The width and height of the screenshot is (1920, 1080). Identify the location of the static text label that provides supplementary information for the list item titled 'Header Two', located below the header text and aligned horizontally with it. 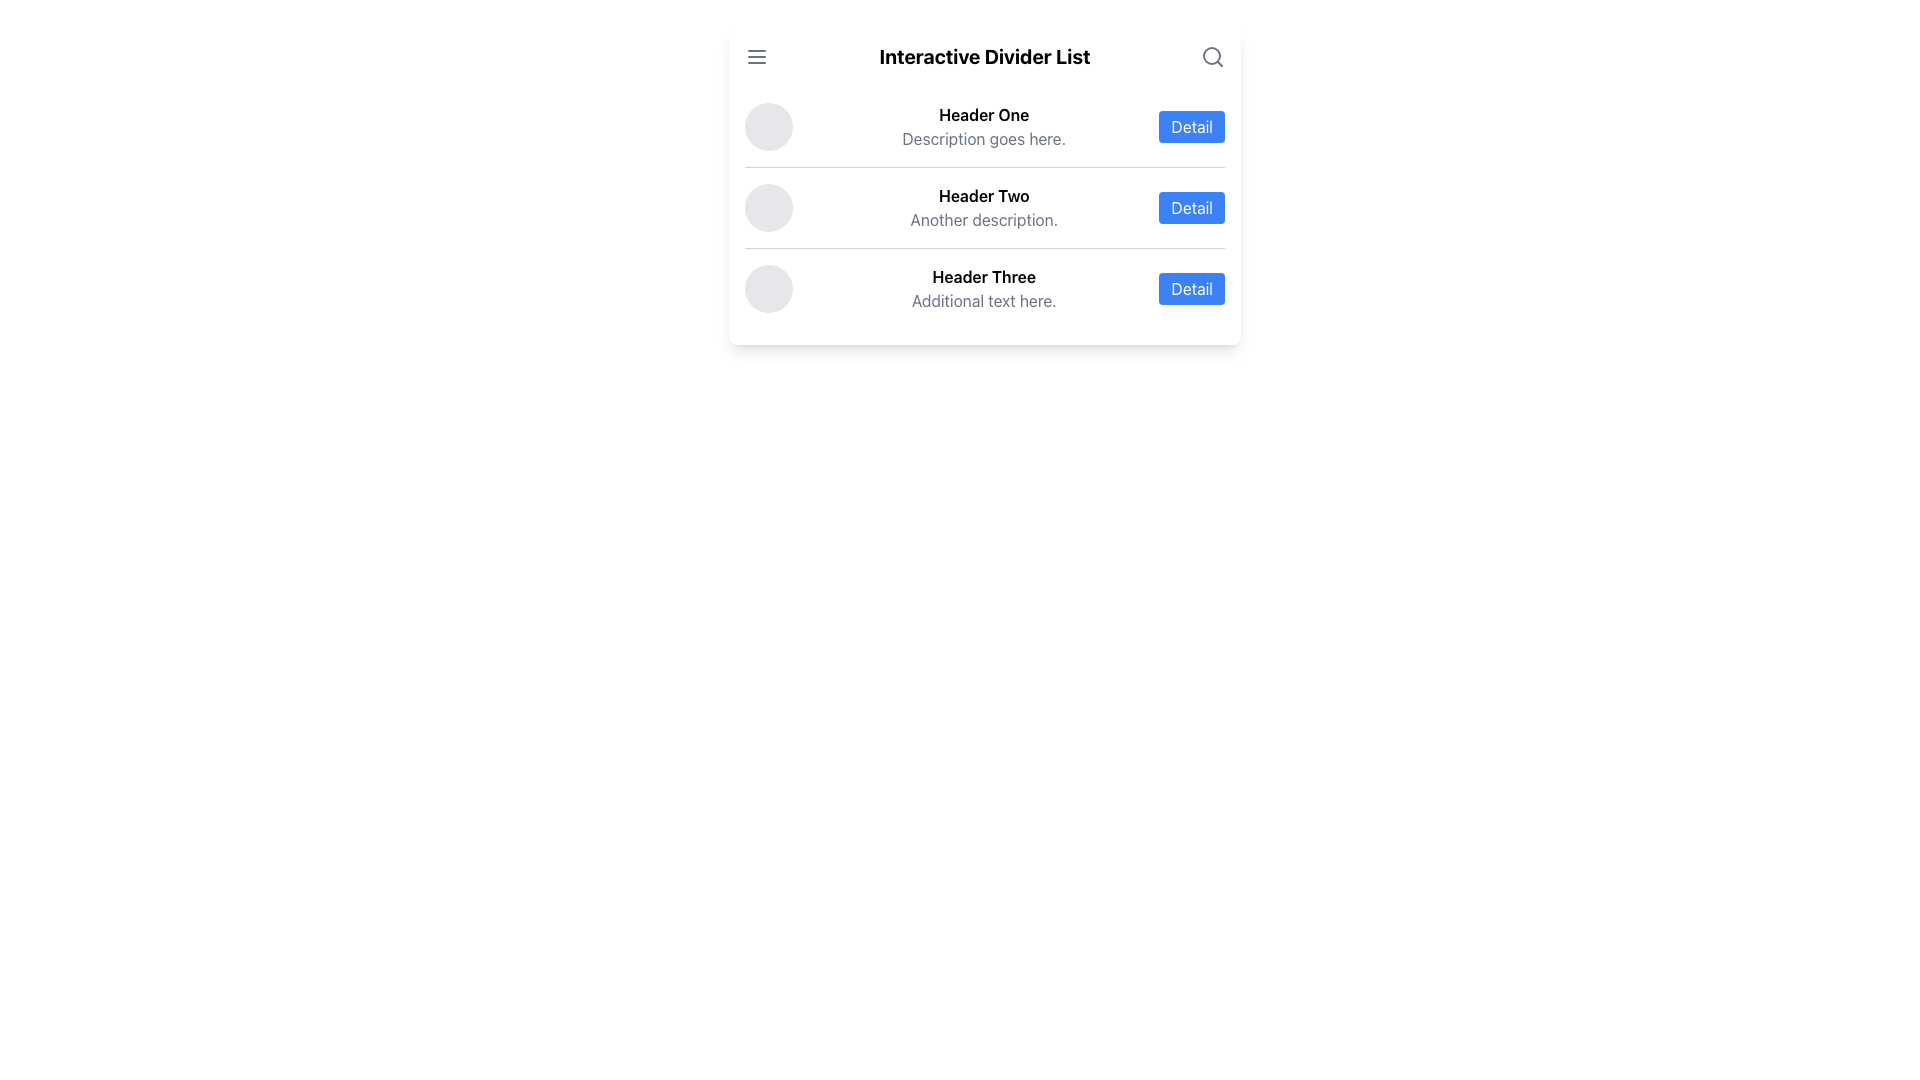
(984, 219).